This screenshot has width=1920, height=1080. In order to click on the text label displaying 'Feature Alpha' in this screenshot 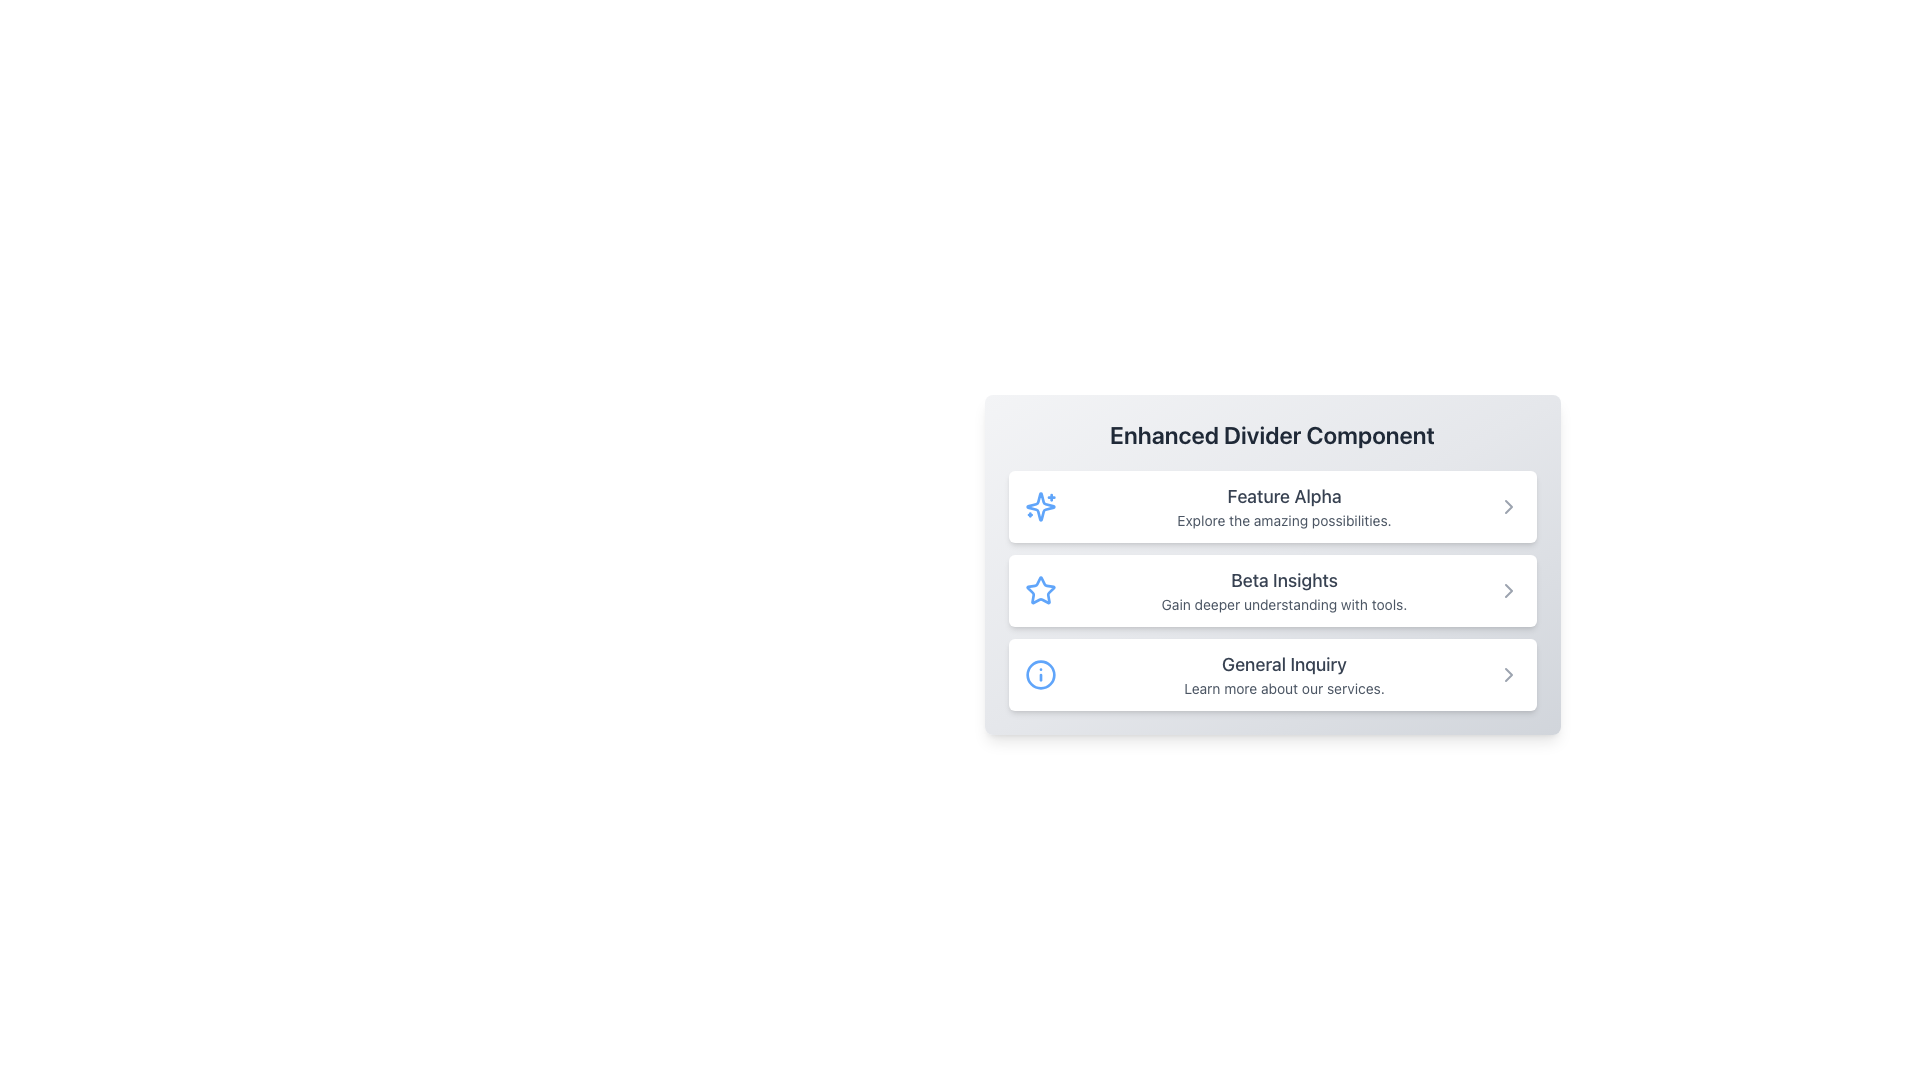, I will do `click(1284, 496)`.